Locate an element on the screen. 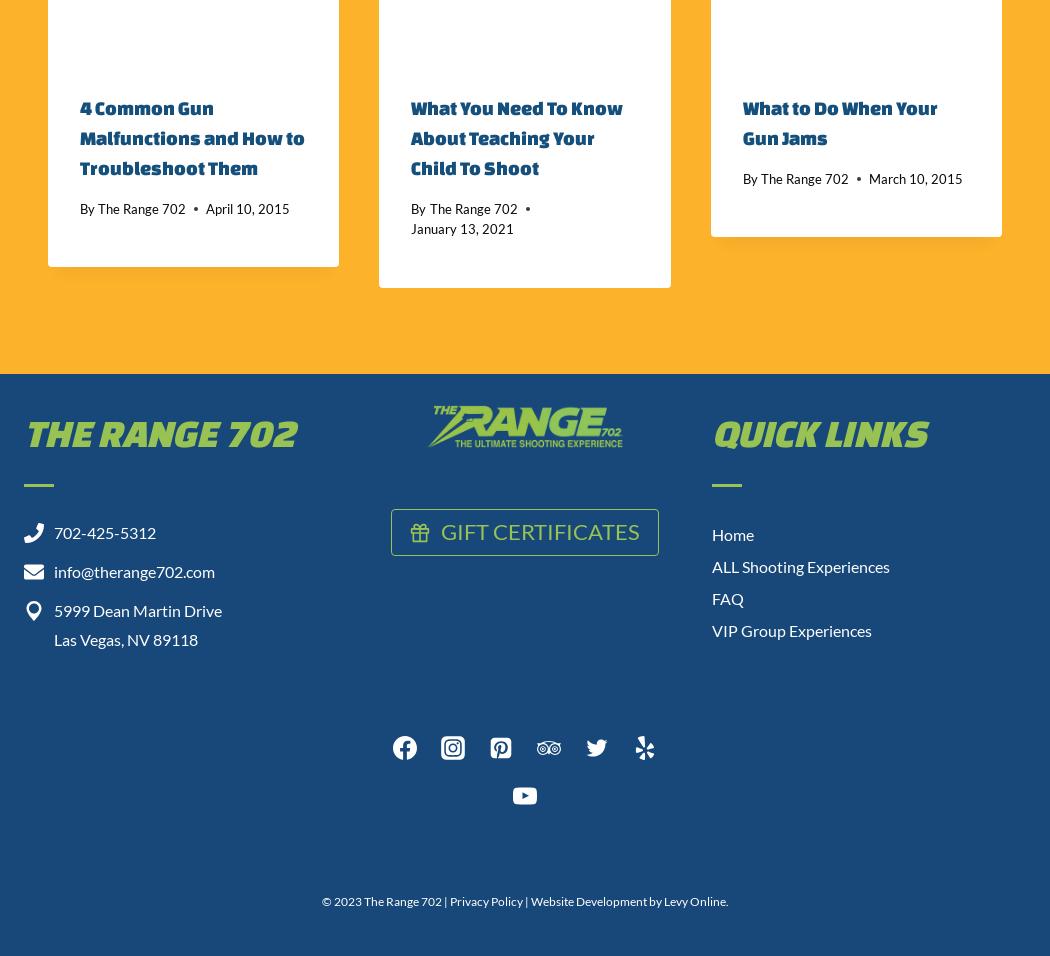  'VIP Group Experiences' is located at coordinates (712, 629).